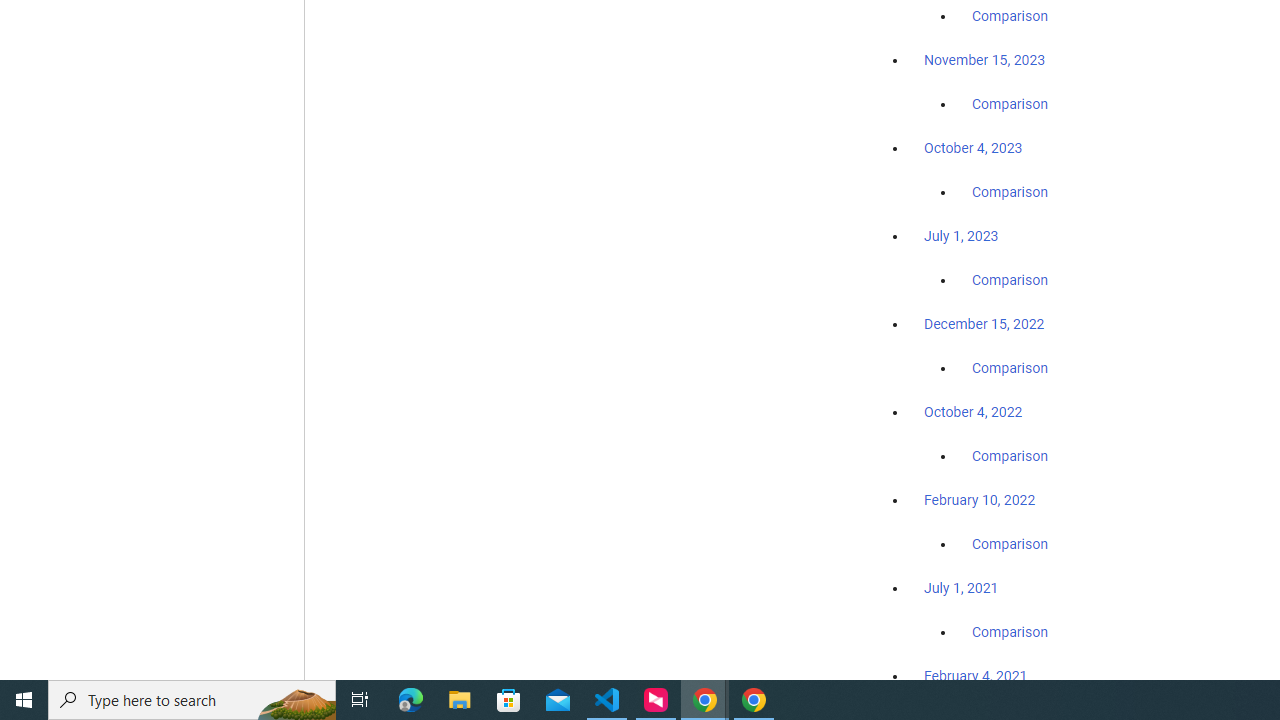 The width and height of the screenshot is (1280, 720). Describe the element at coordinates (984, 323) in the screenshot. I see `'December 15, 2022'` at that location.